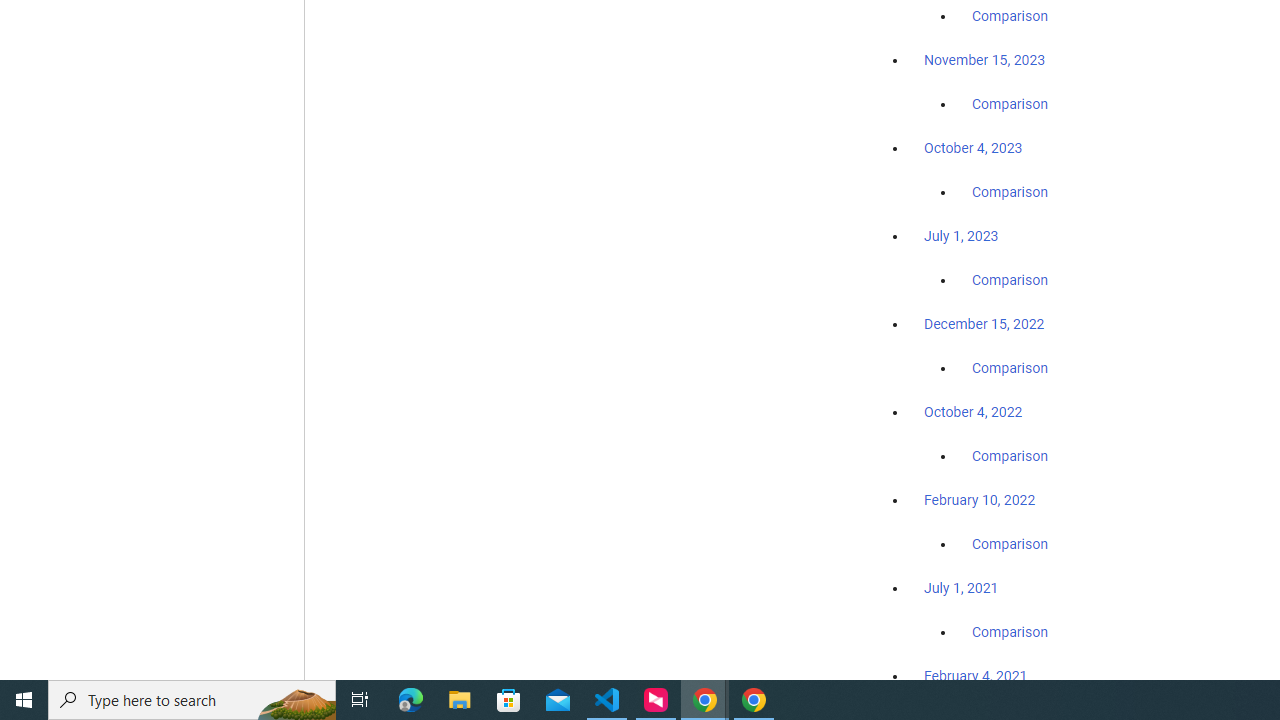 The width and height of the screenshot is (1280, 720). Describe the element at coordinates (984, 323) in the screenshot. I see `'December 15, 2022'` at that location.